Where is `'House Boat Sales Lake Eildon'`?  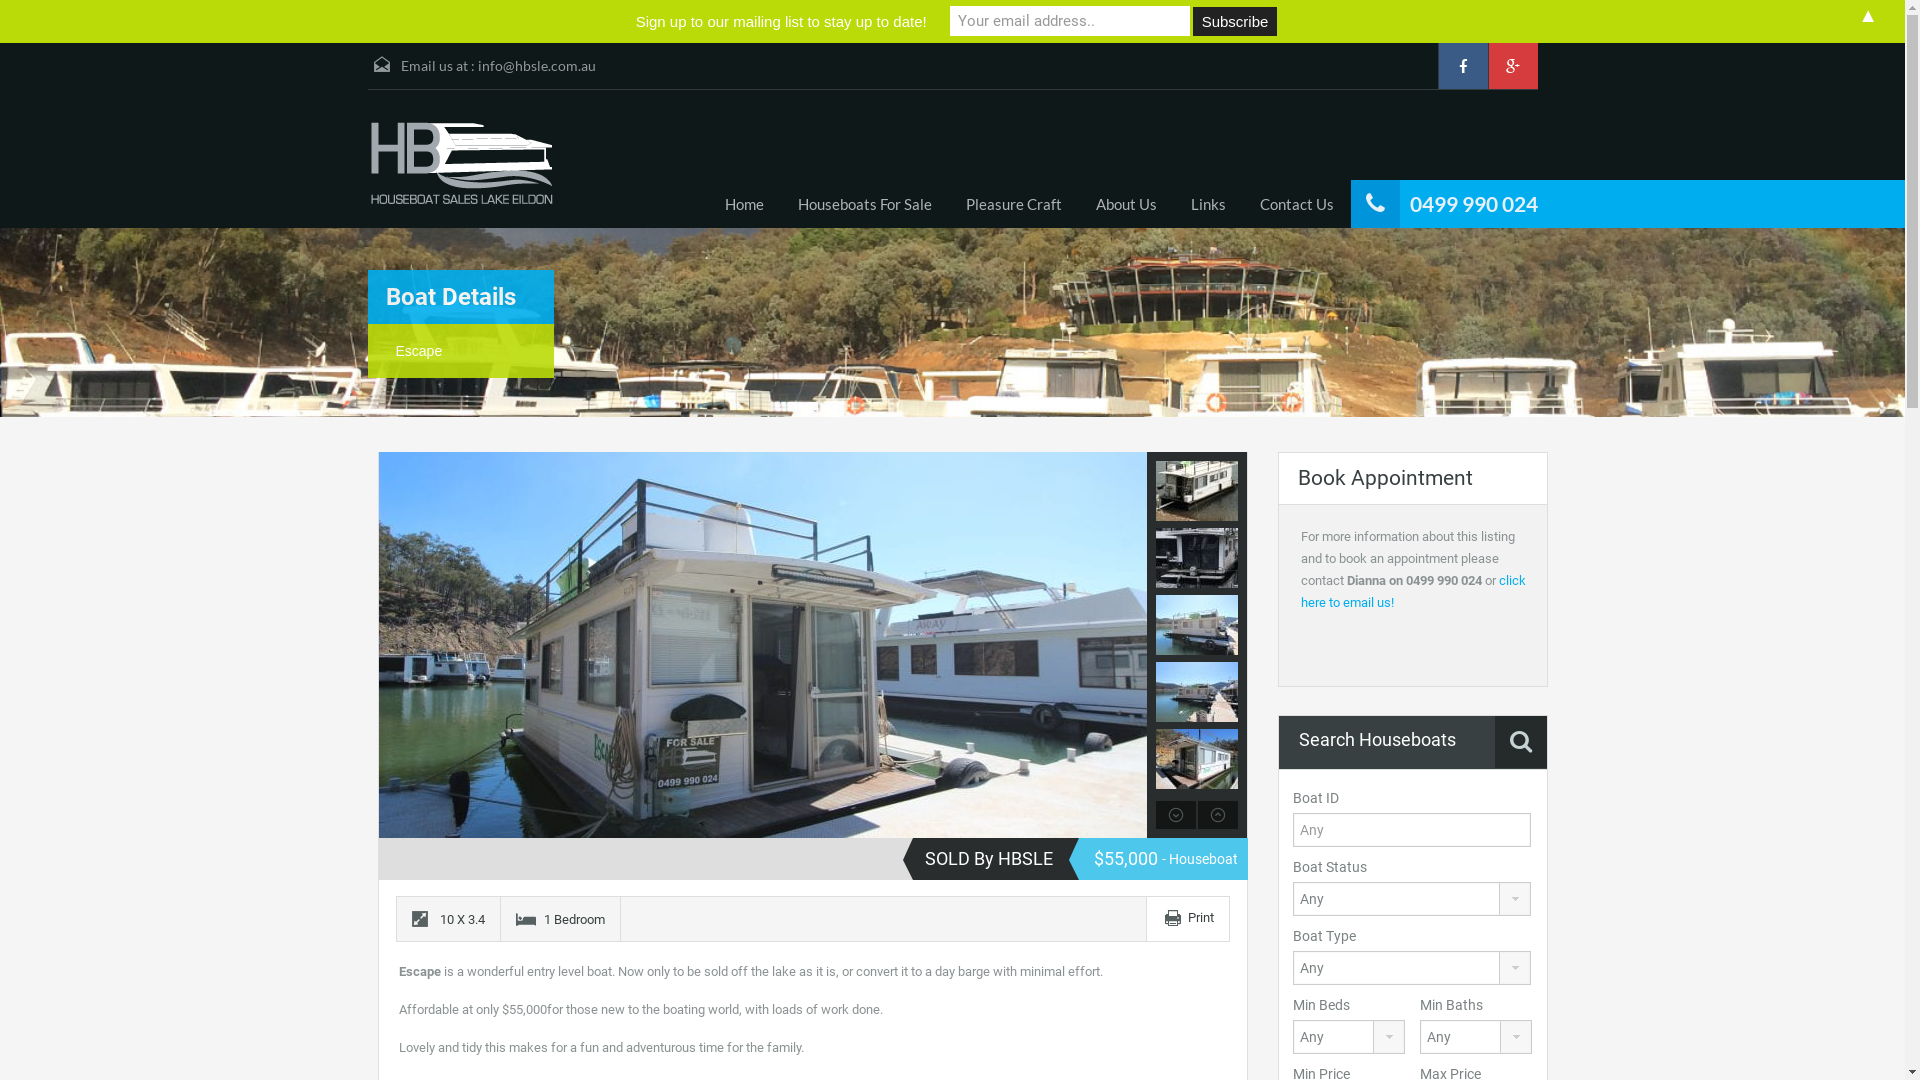
'House Boat Sales Lake Eildon' is located at coordinates (460, 163).